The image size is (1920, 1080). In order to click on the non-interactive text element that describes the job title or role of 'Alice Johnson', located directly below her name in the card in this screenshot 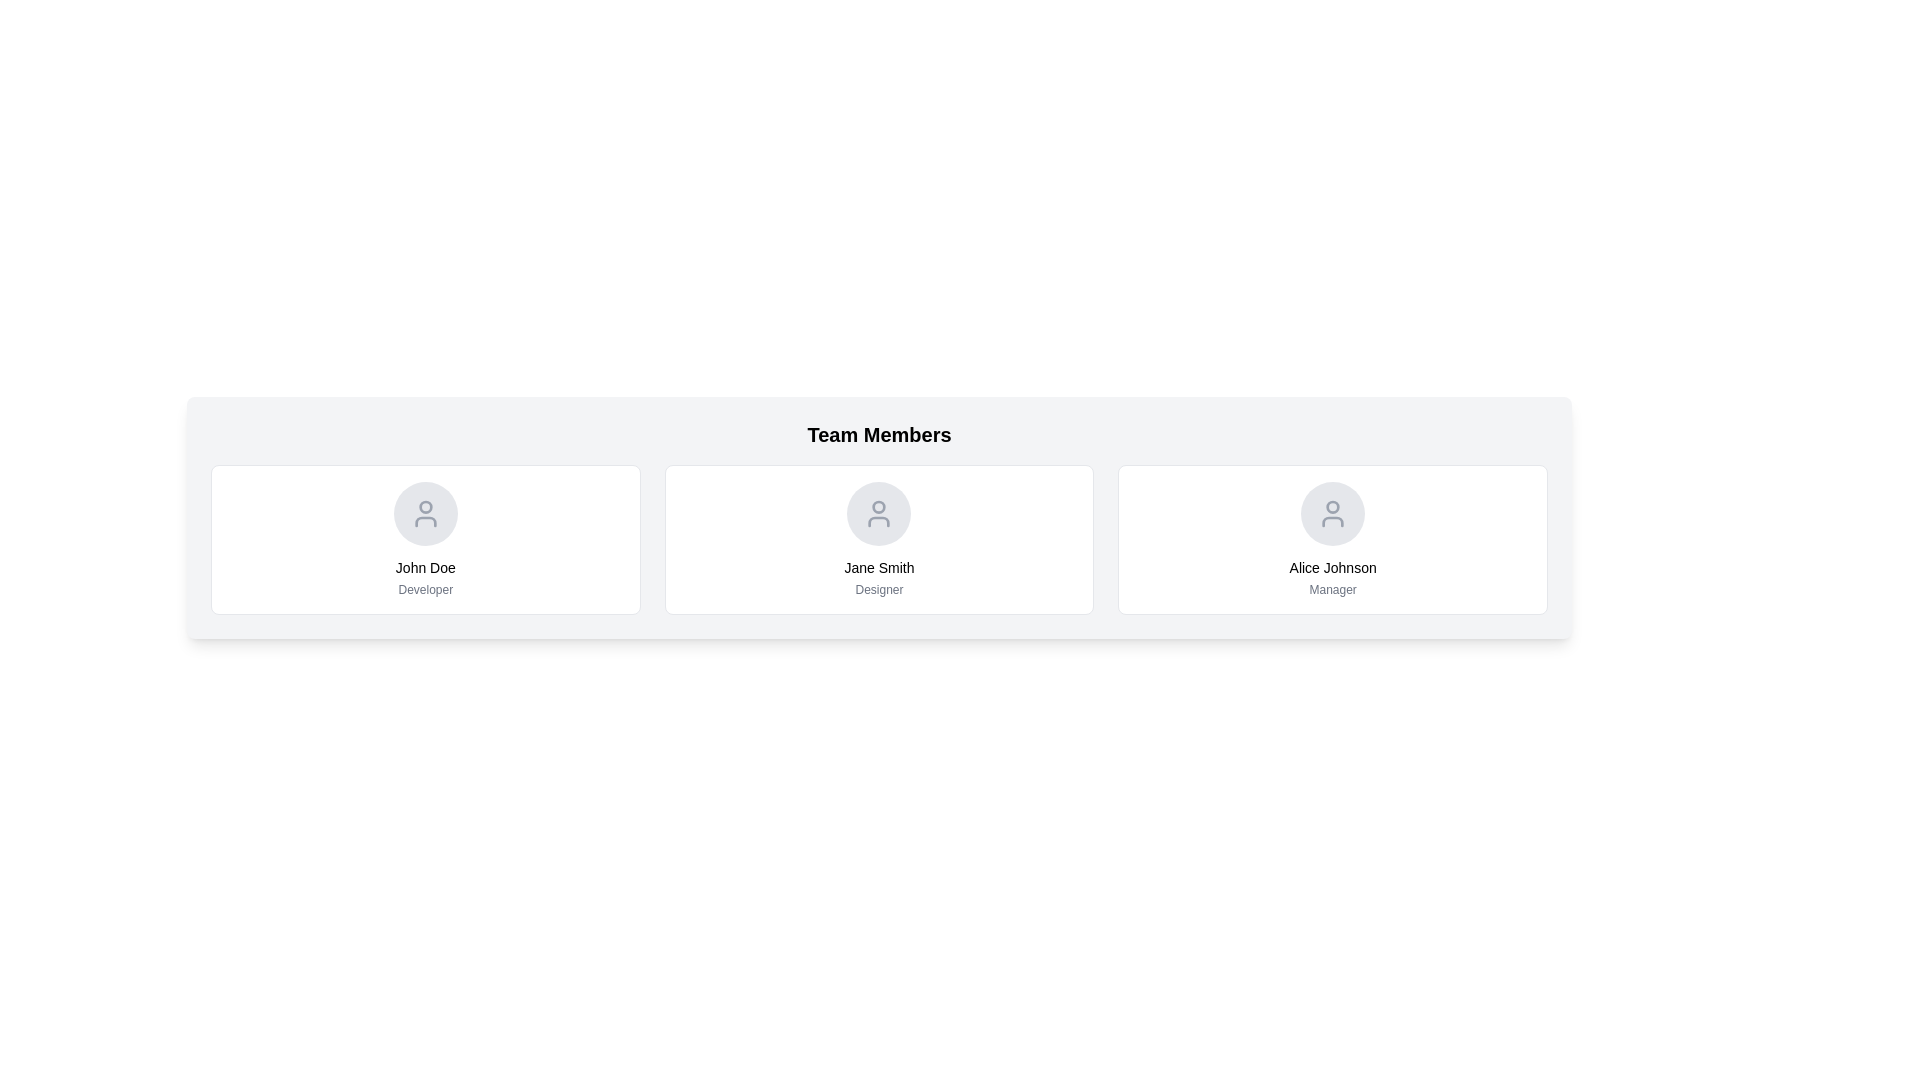, I will do `click(1333, 589)`.